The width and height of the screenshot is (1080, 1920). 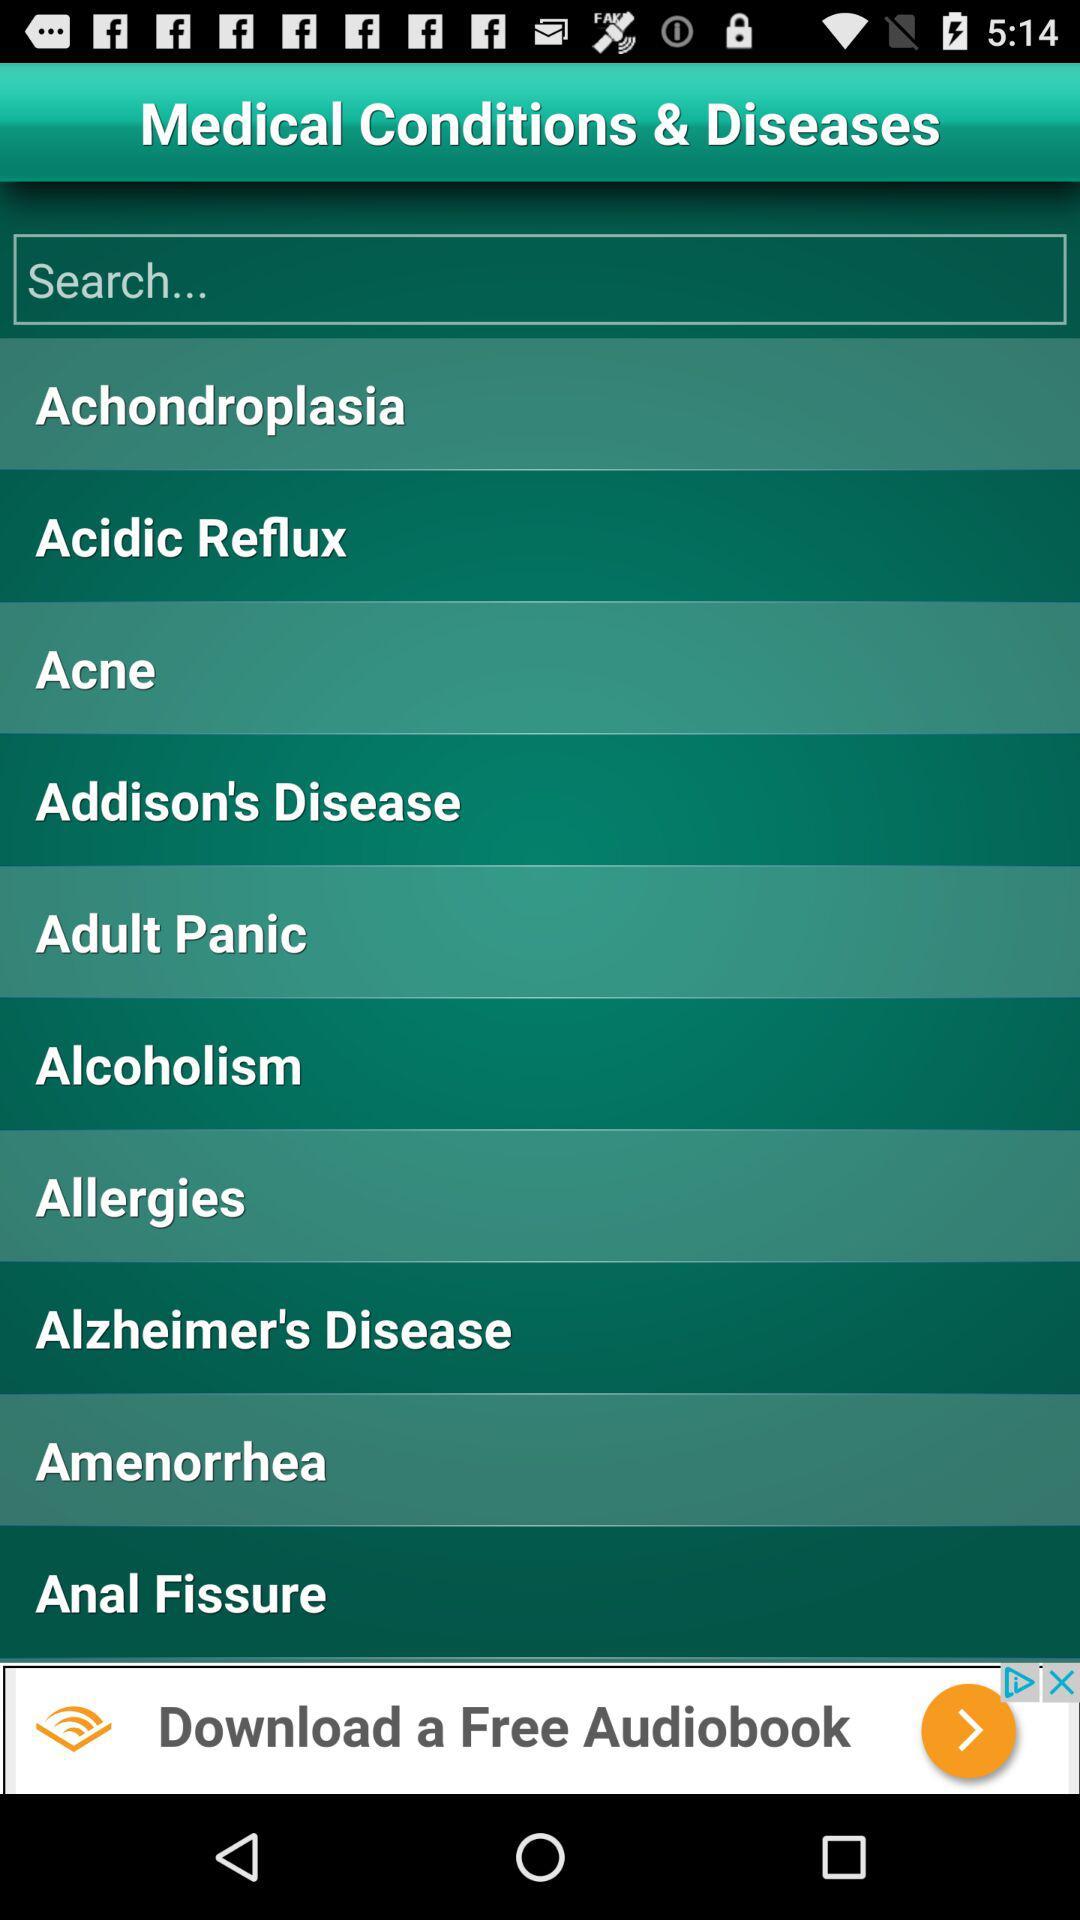 I want to click on advertisement area, so click(x=540, y=1727).